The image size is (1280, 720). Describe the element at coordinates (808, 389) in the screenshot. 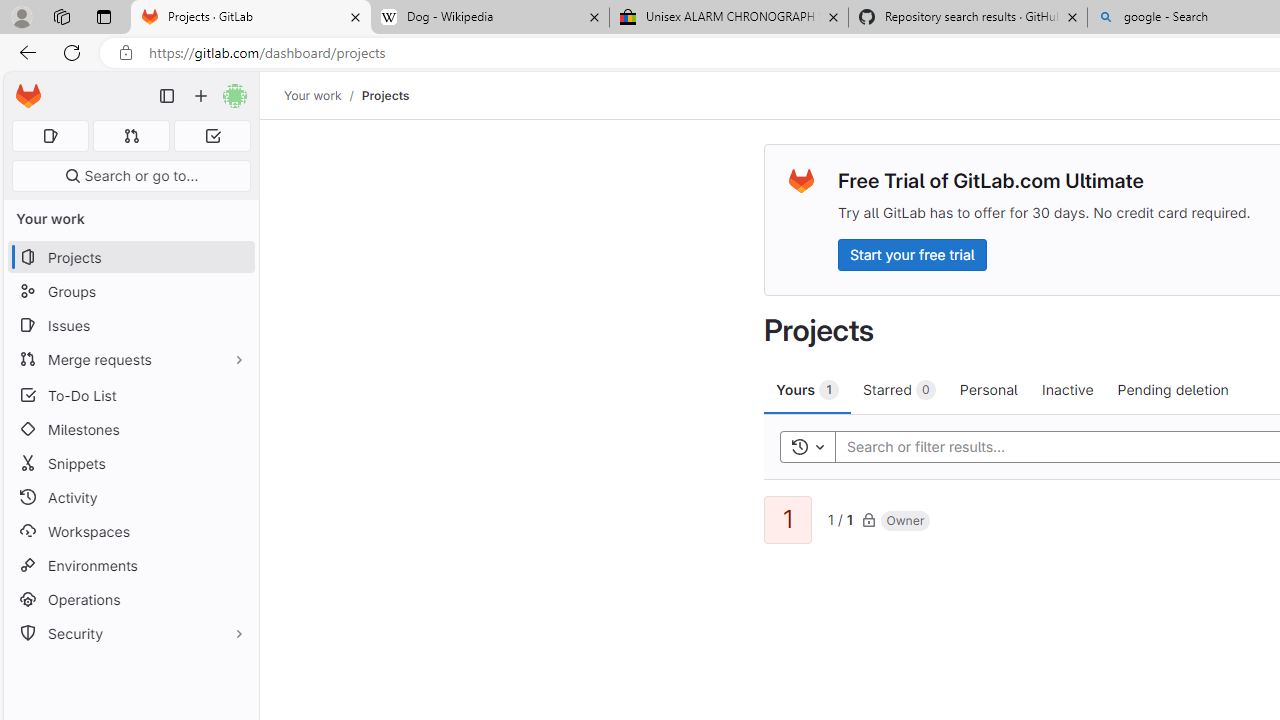

I see `'Yours 1'` at that location.